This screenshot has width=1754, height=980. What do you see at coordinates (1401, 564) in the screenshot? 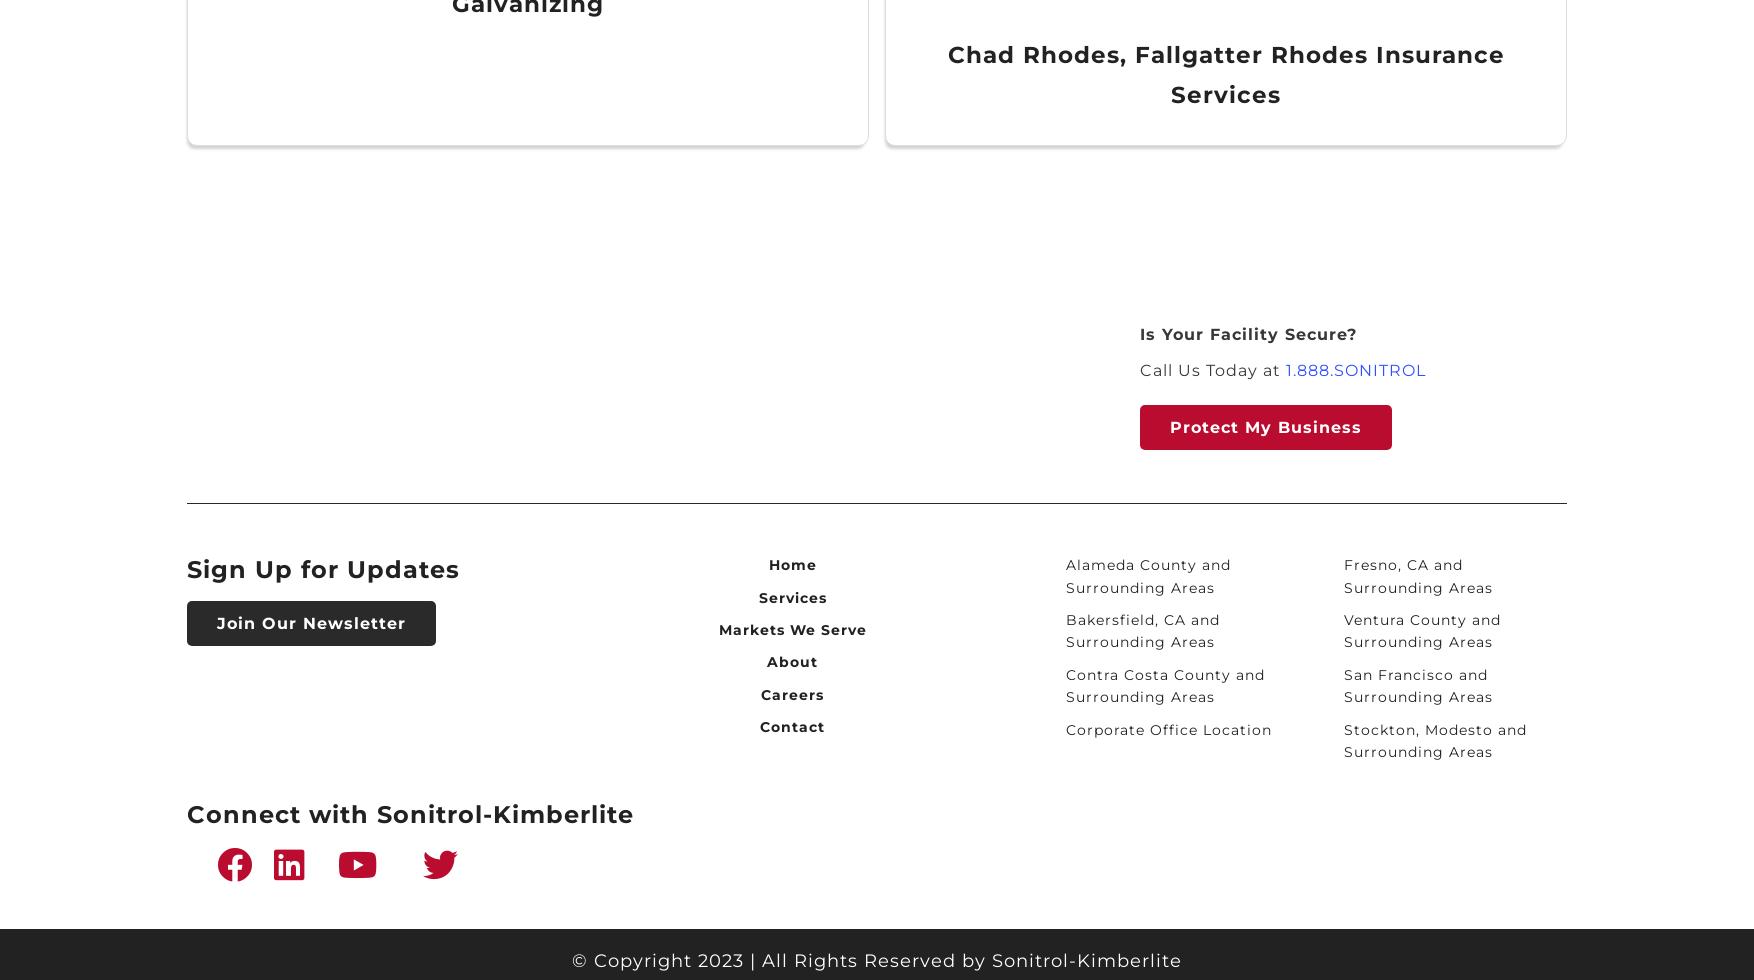
I see `'Fresno, CA and'` at bounding box center [1401, 564].